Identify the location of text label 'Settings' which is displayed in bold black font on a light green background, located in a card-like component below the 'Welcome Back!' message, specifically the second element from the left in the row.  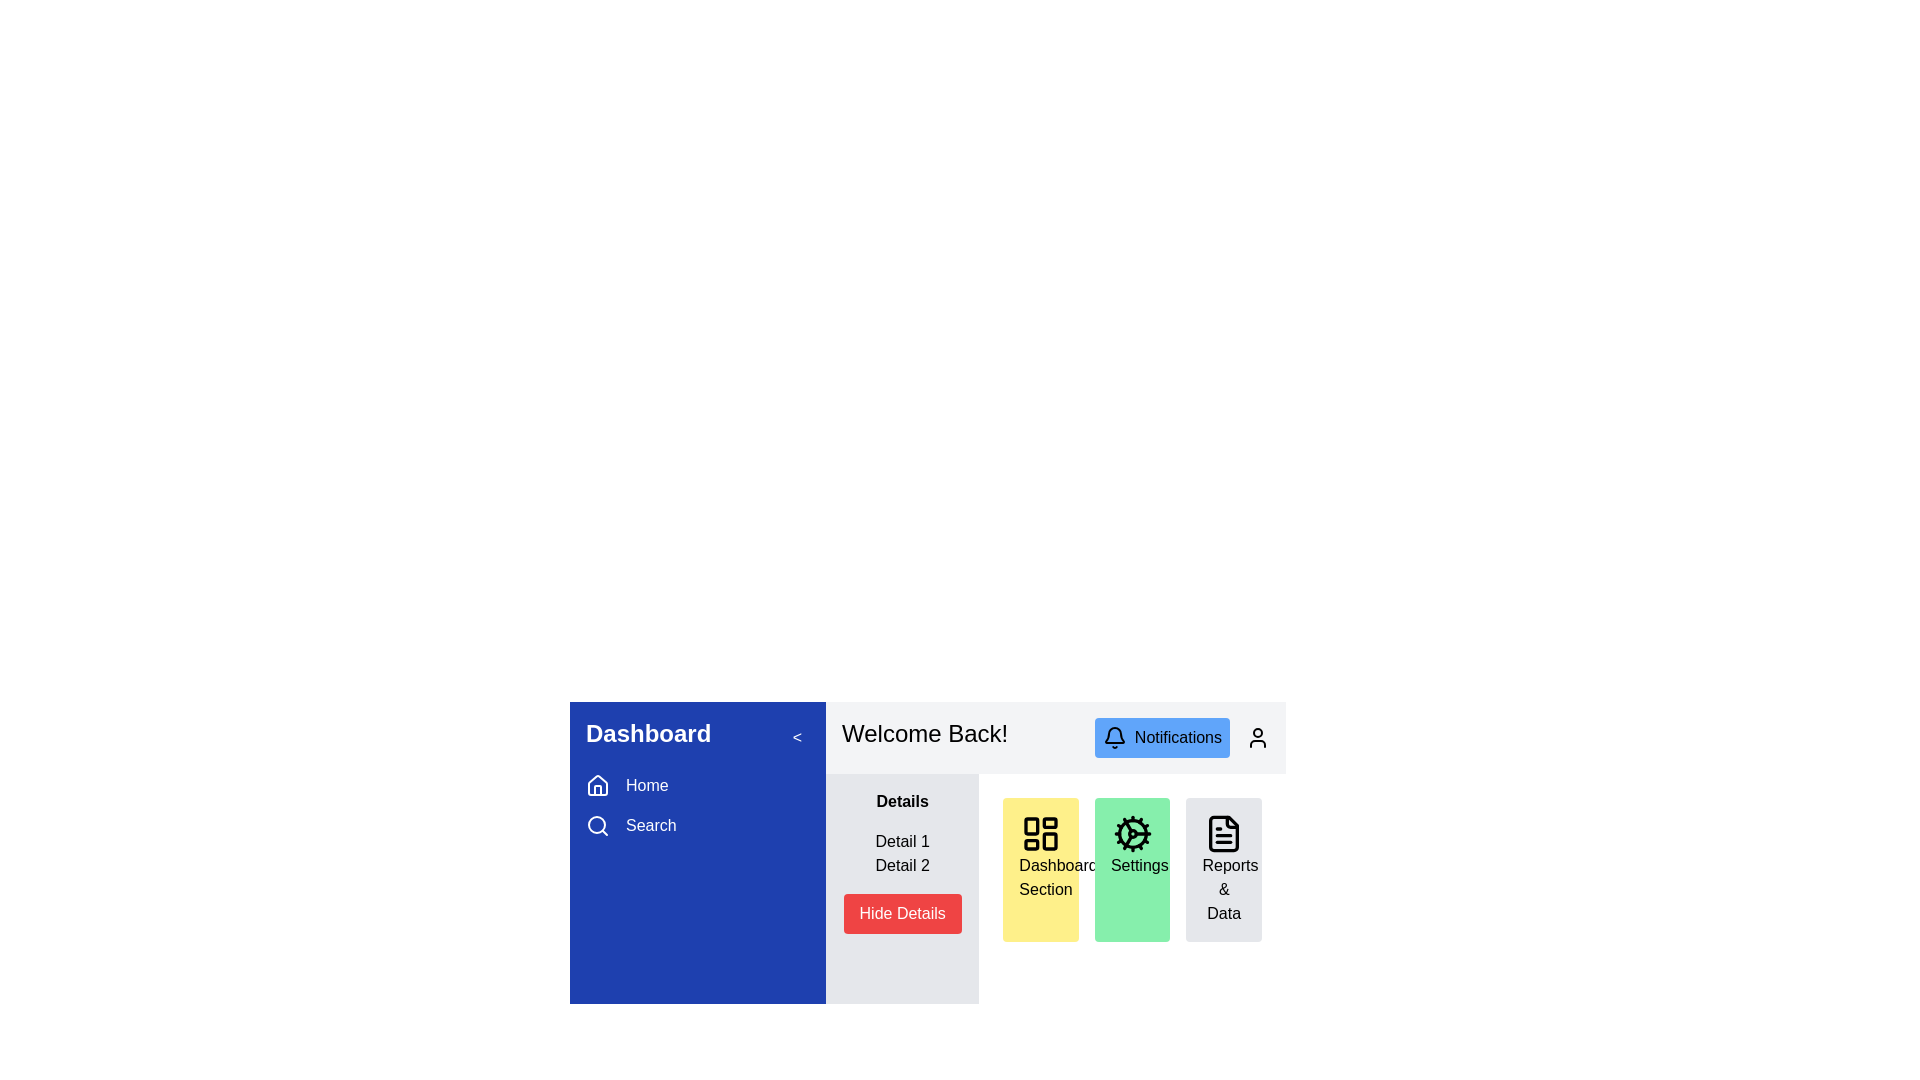
(1139, 864).